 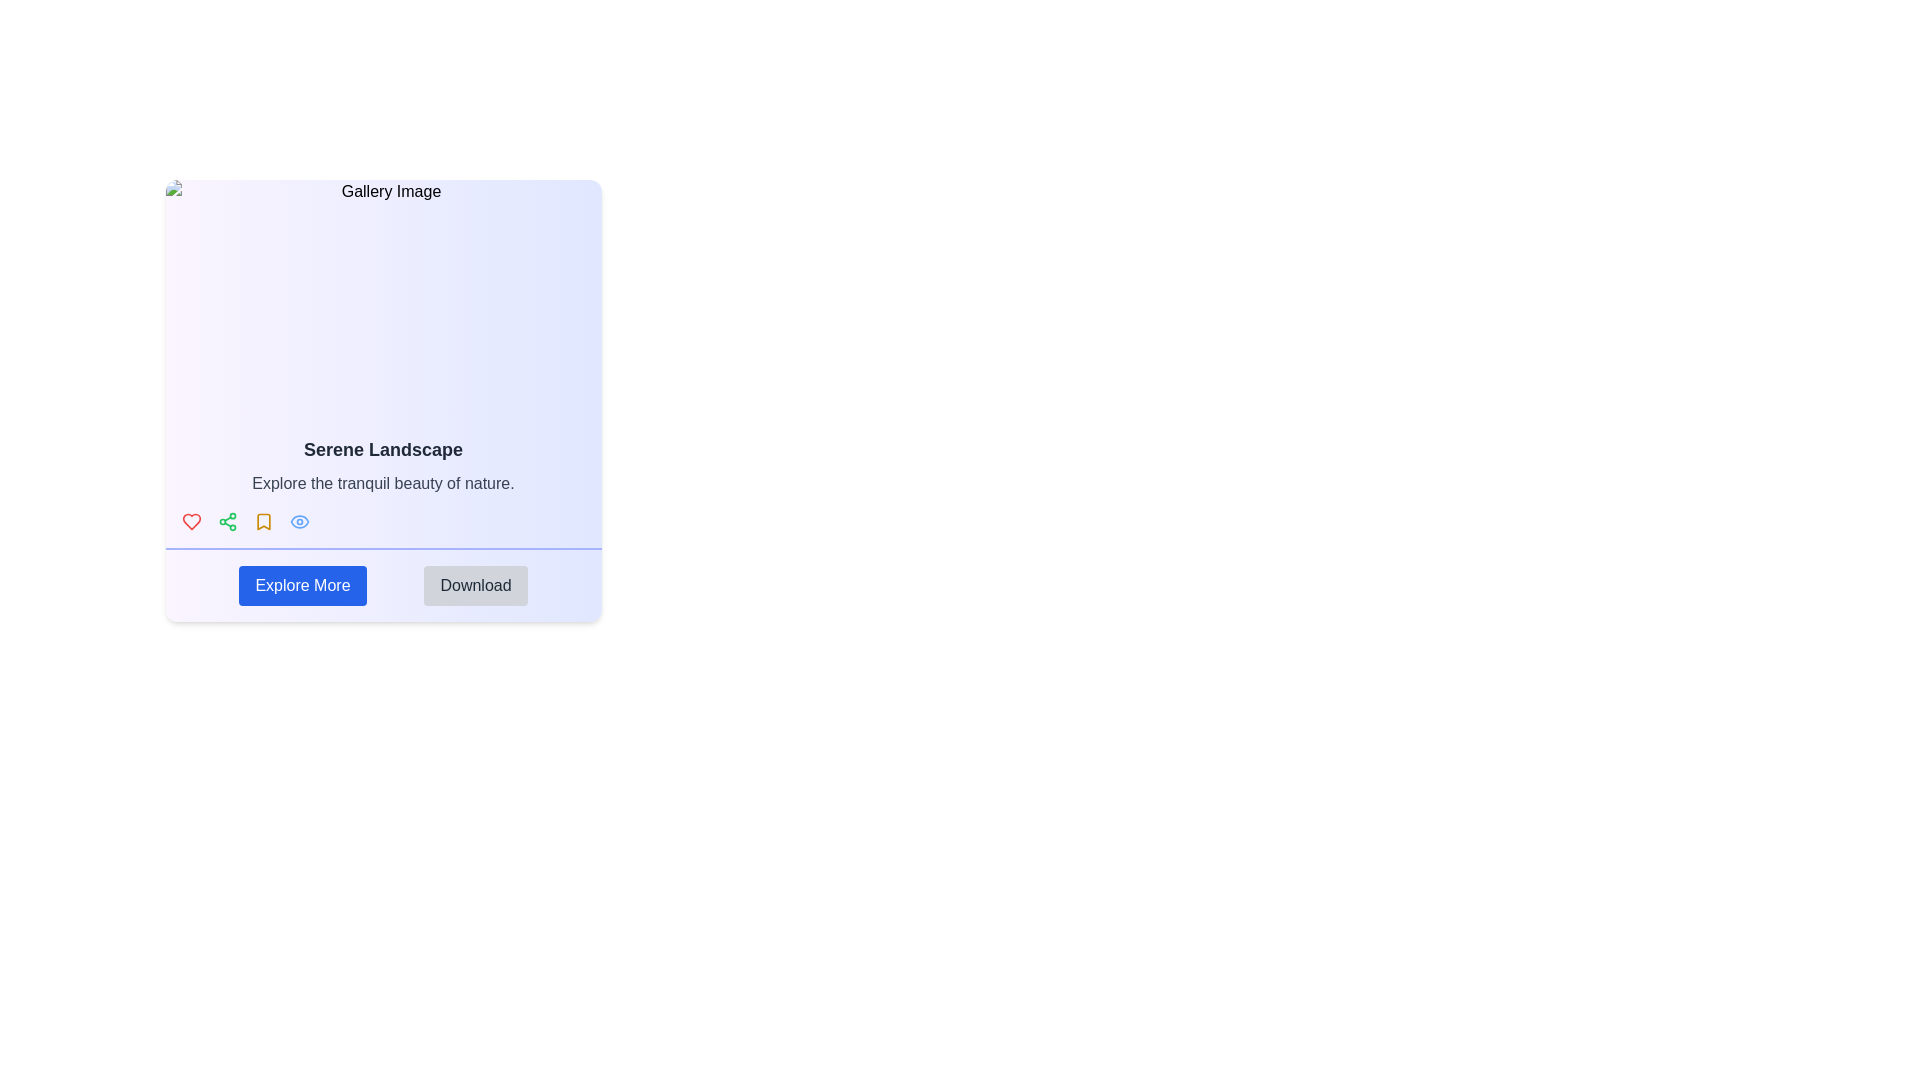 I want to click on one of the action icons in the Action Bar located above the 'Explore More' and 'Download' buttons in the content card, so click(x=383, y=520).